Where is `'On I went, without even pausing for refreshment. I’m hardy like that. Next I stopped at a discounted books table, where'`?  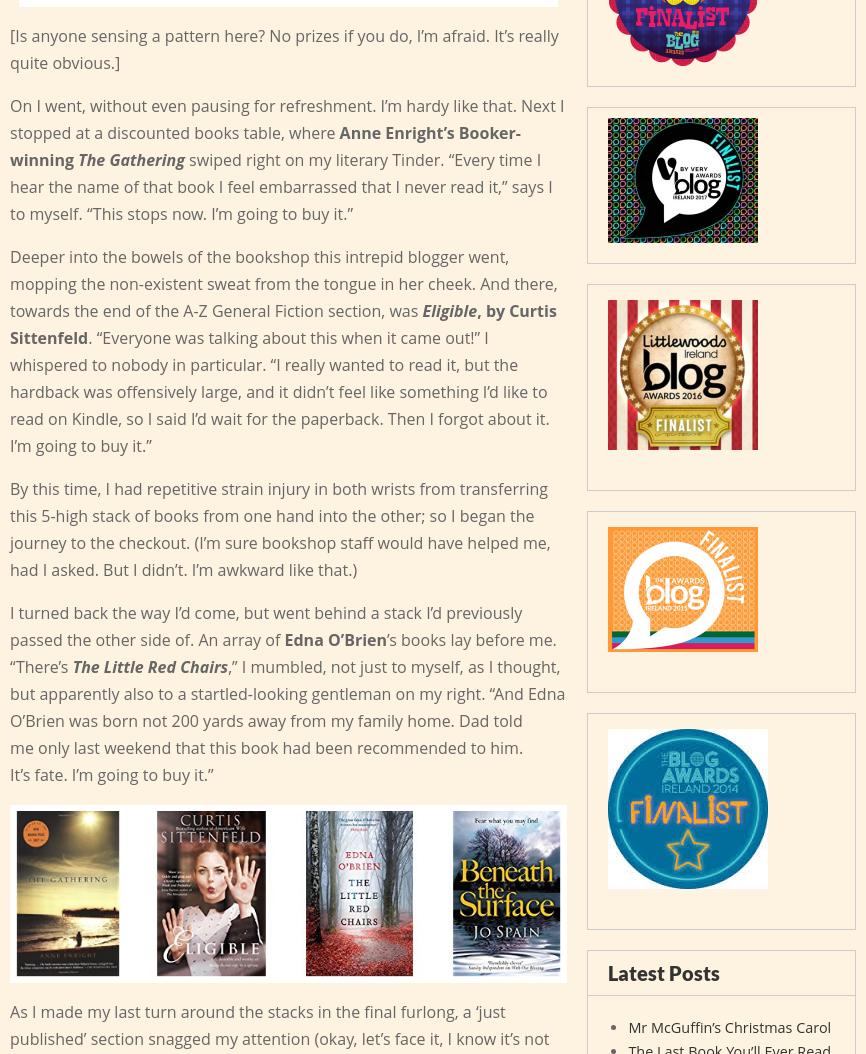 'On I went, without even pausing for refreshment. I’m hardy like that. Next I stopped at a discounted books table, where' is located at coordinates (285, 118).